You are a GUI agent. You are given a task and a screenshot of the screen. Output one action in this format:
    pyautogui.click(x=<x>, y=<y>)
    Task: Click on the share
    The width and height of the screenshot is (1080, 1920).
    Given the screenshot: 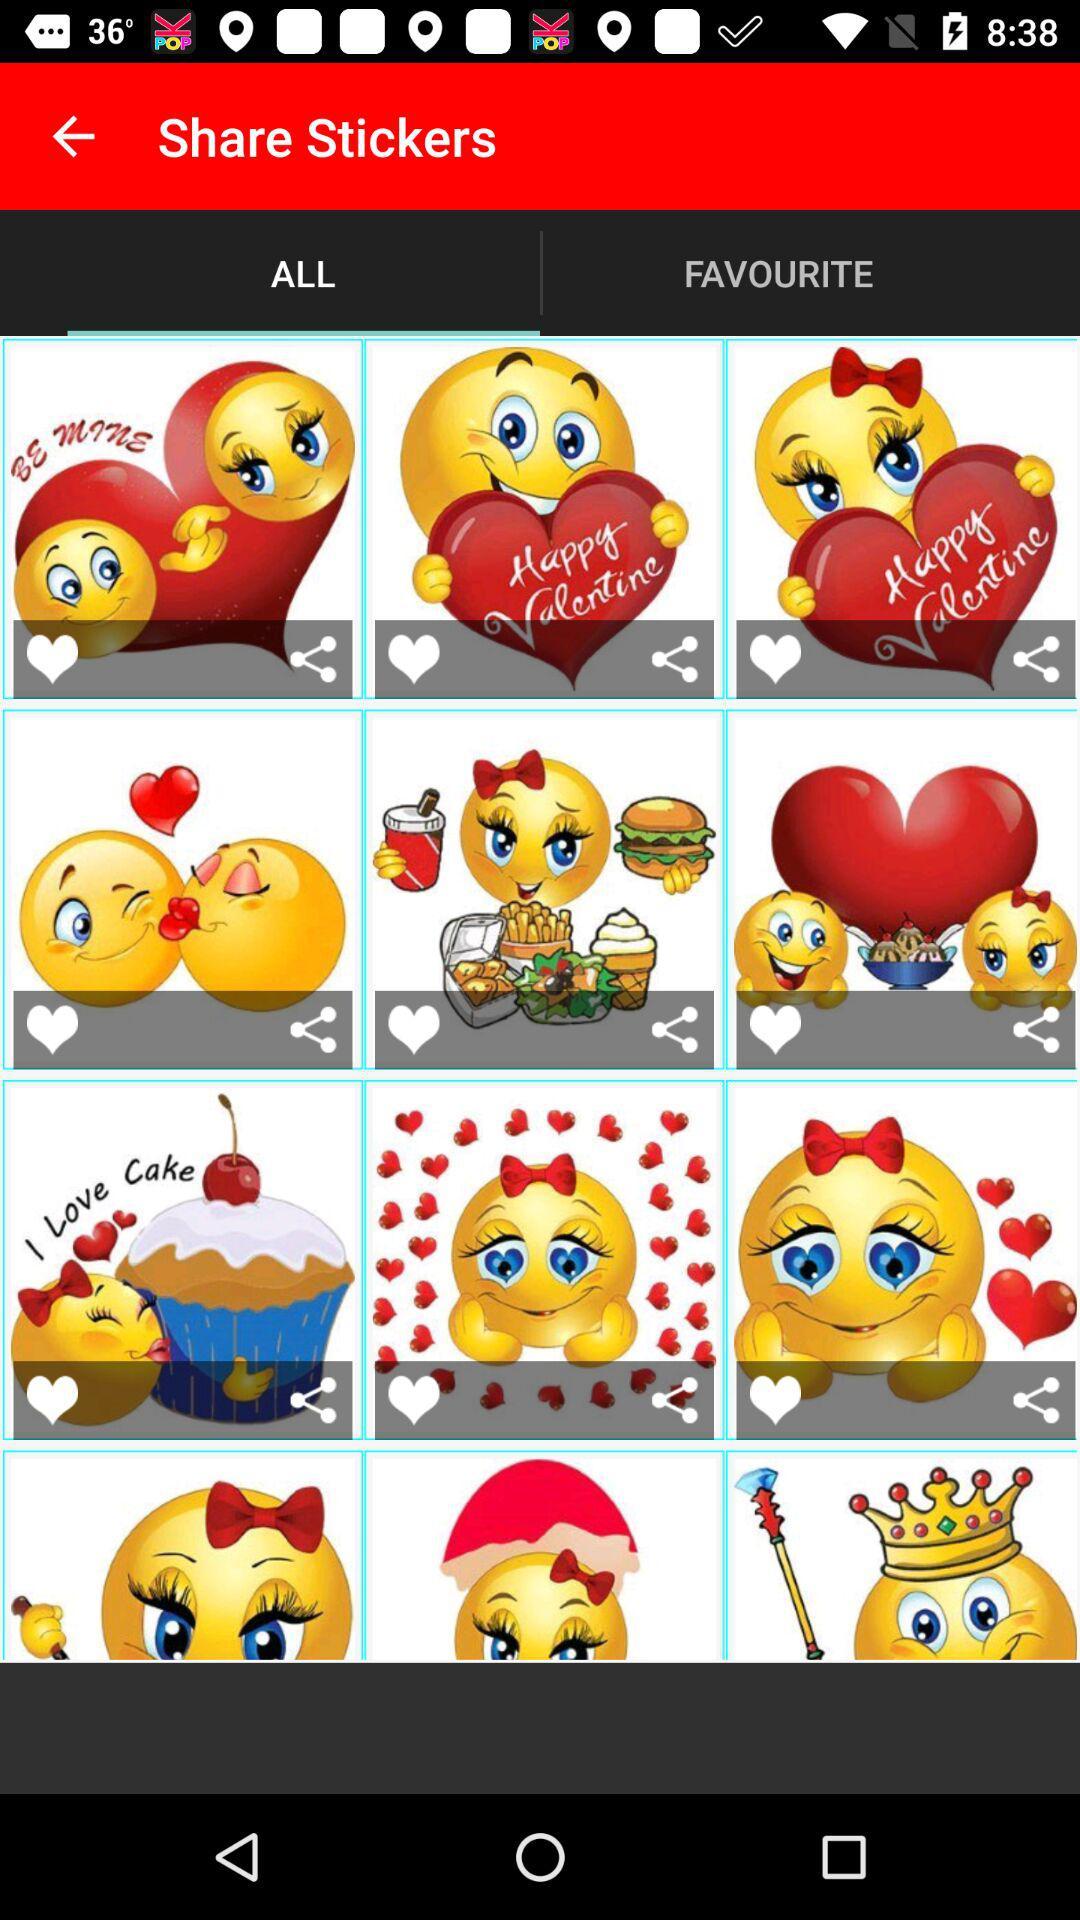 What is the action you would take?
    pyautogui.click(x=1035, y=659)
    